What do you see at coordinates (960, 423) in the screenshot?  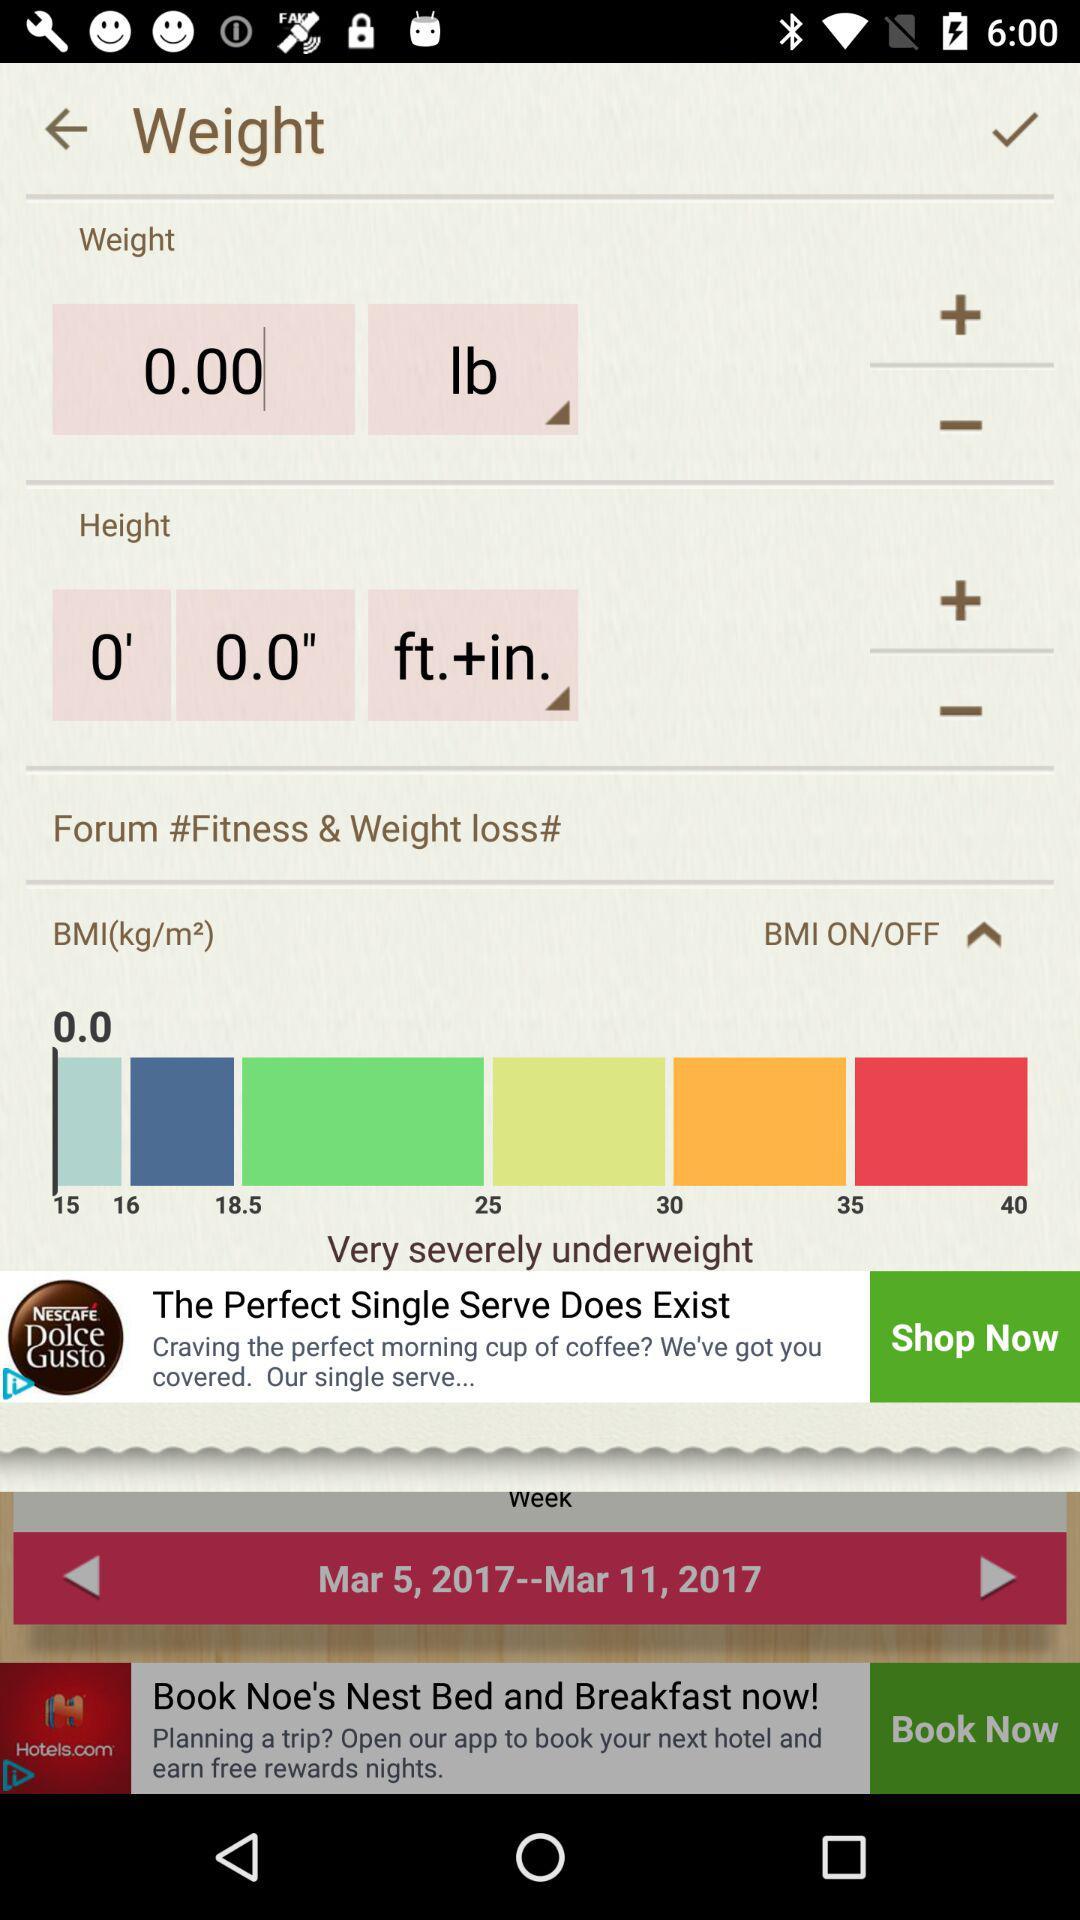 I see `the minus icon` at bounding box center [960, 423].